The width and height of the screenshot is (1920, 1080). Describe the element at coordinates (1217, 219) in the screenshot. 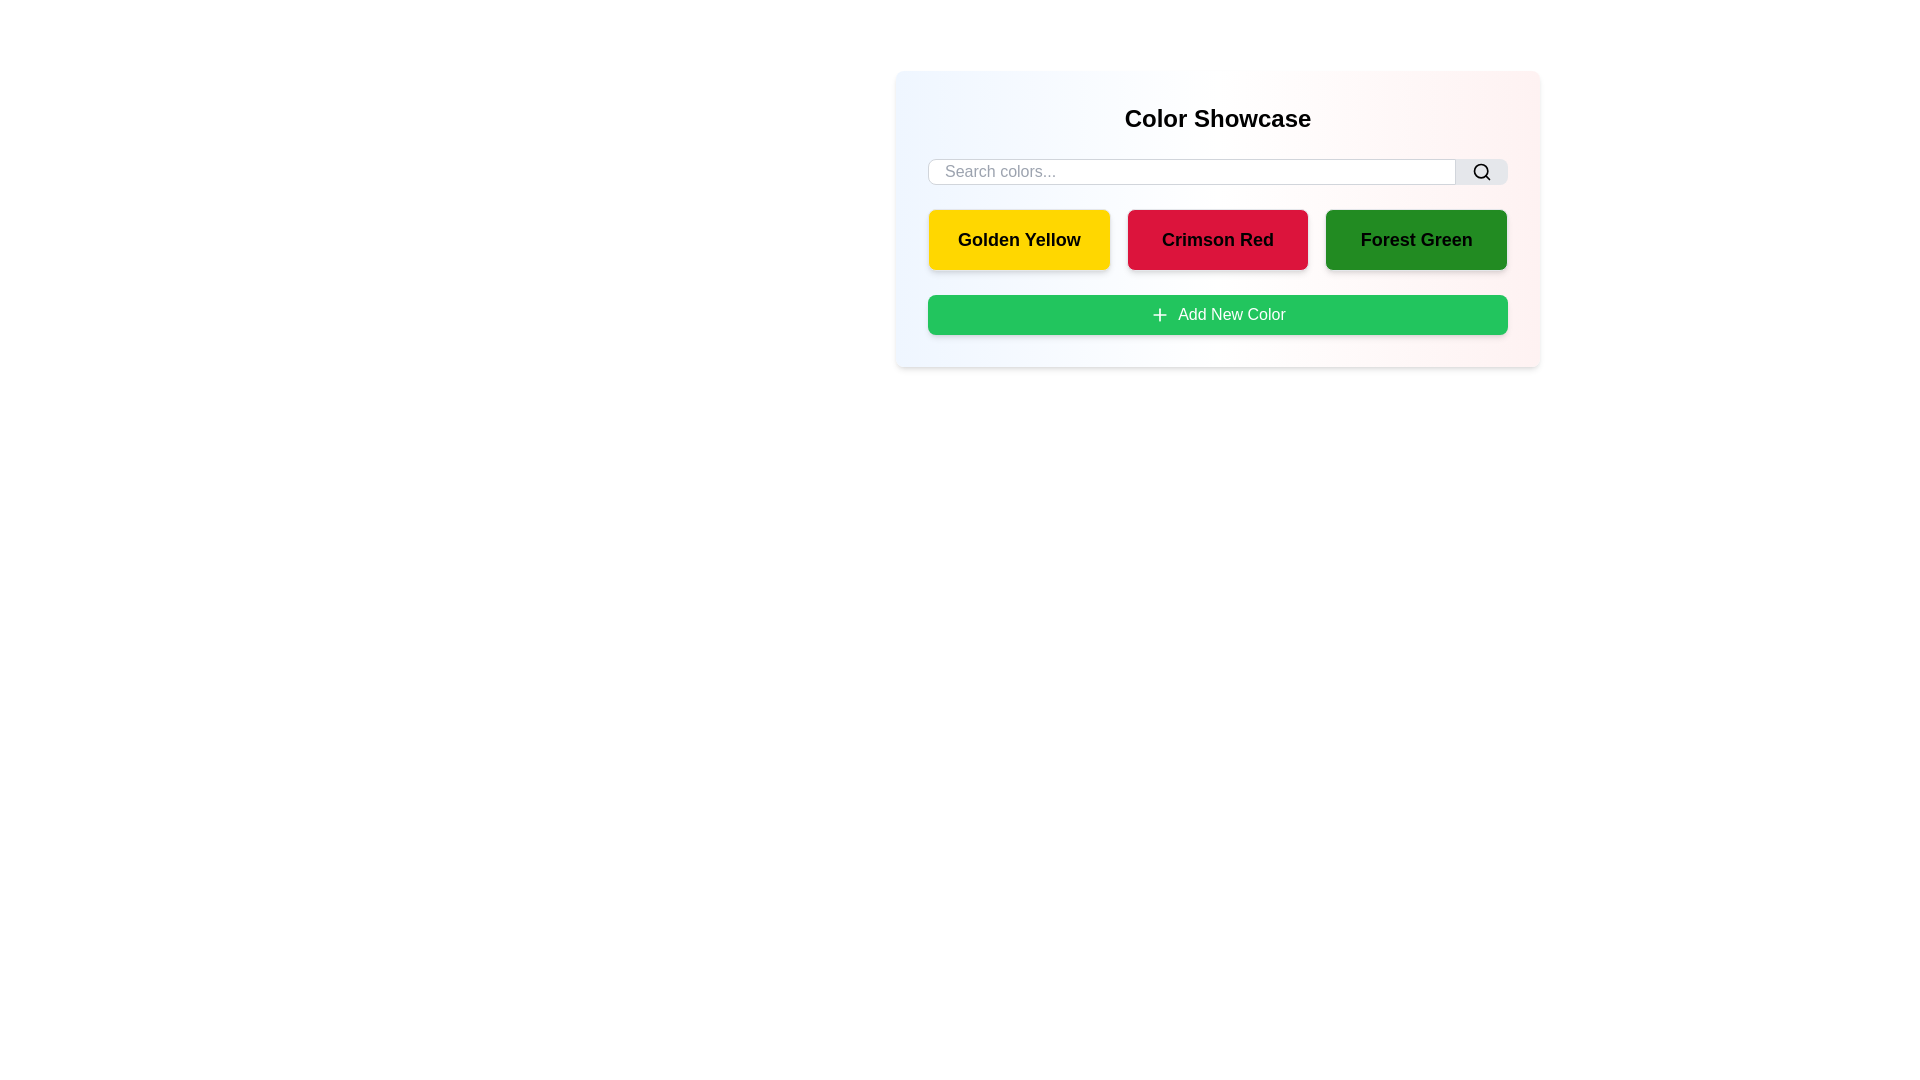

I see `the rectangular button with a red background and bold black text reading 'Crimson Red' located in the middle of the layout, positioned between 'Golden Yellow' and 'Forest Green' buttons` at that location.